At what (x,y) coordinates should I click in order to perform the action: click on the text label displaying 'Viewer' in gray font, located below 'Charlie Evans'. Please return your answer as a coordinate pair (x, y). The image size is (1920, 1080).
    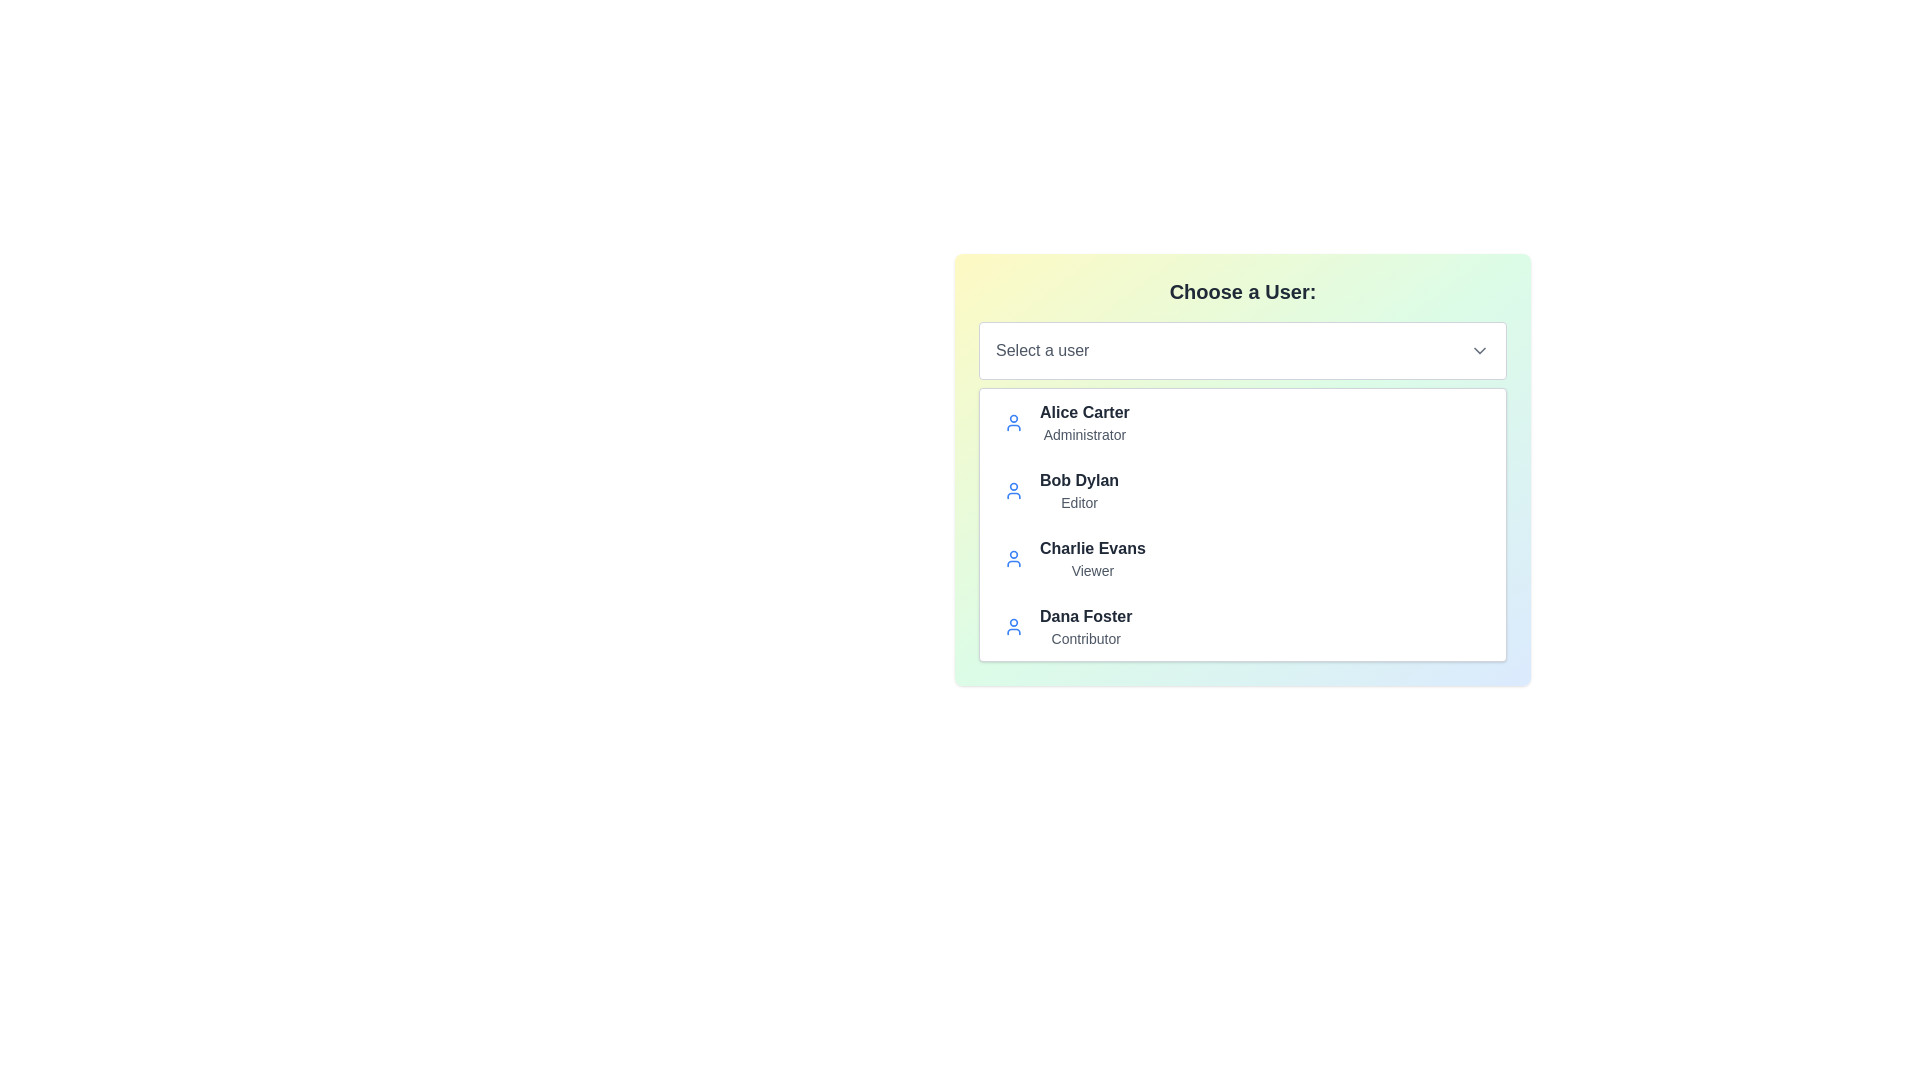
    Looking at the image, I should click on (1091, 570).